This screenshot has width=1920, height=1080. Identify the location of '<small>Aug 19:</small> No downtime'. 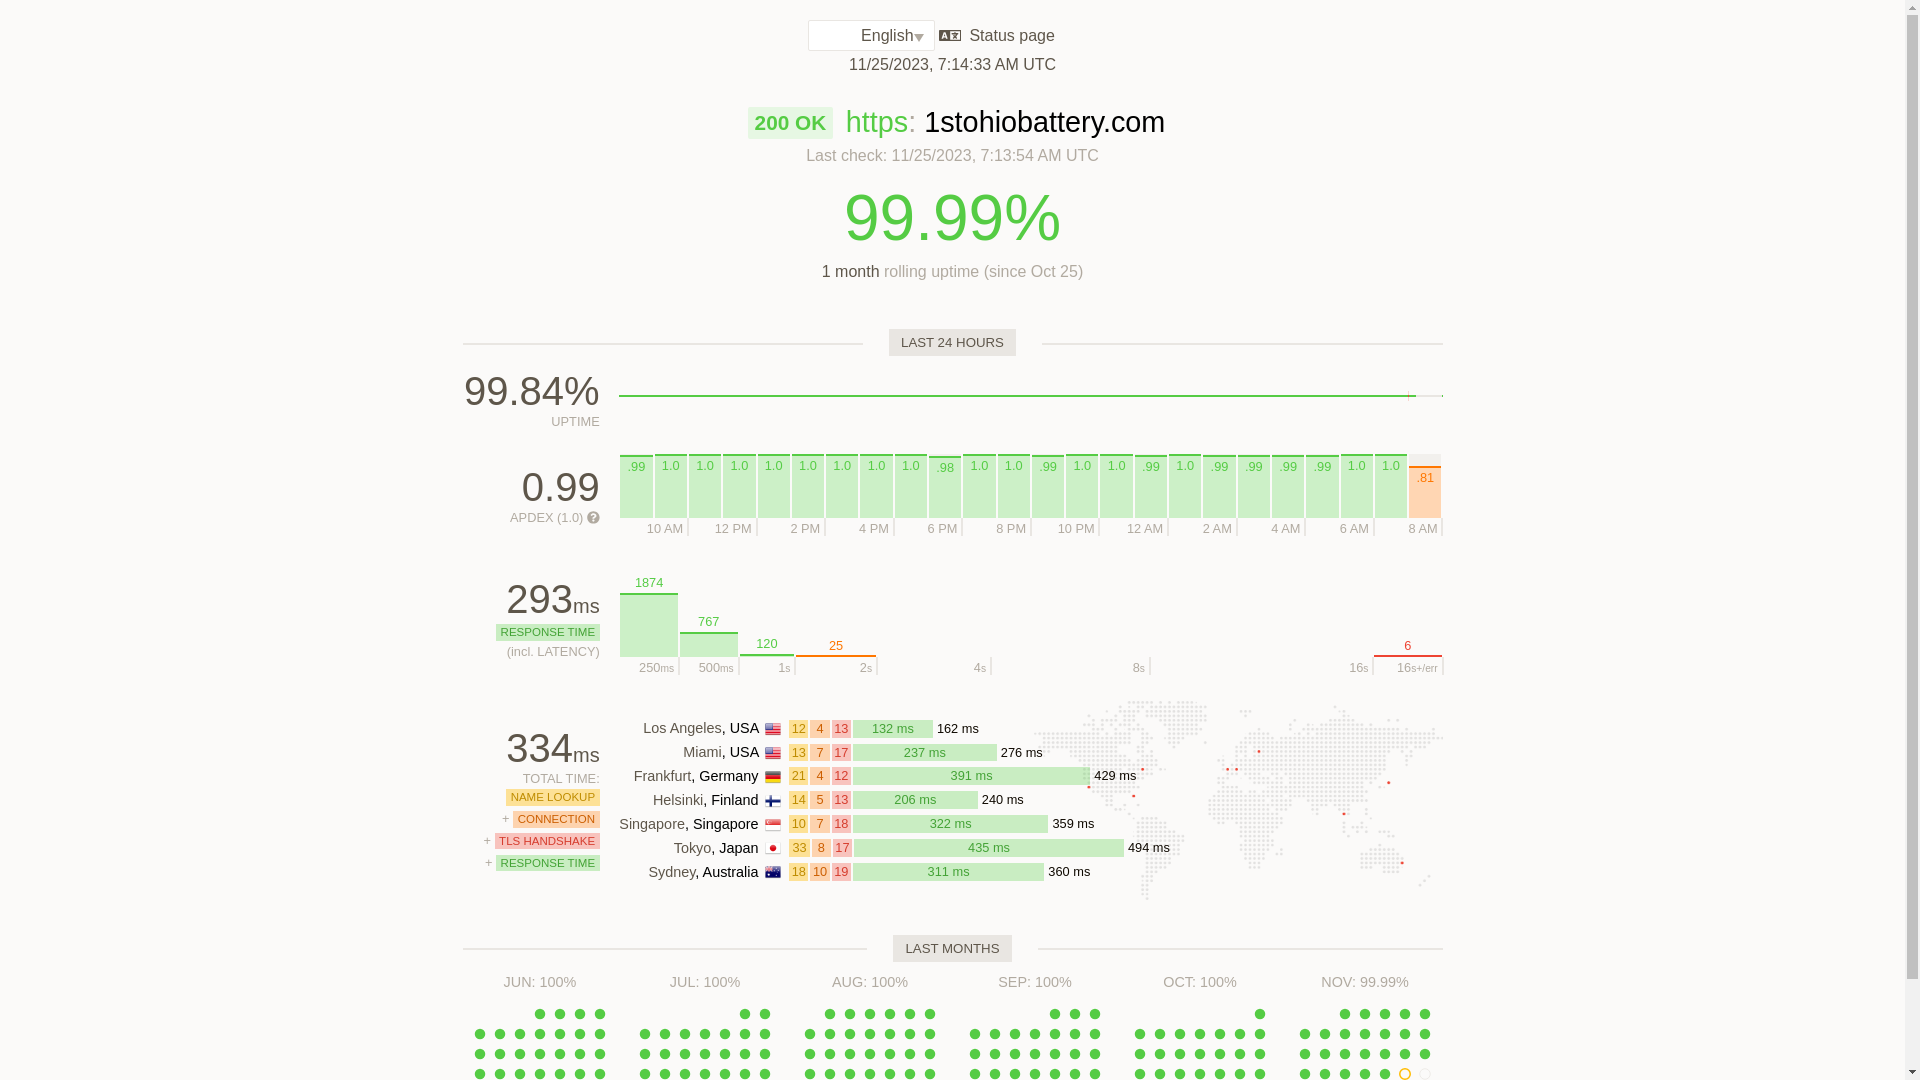
(909, 1052).